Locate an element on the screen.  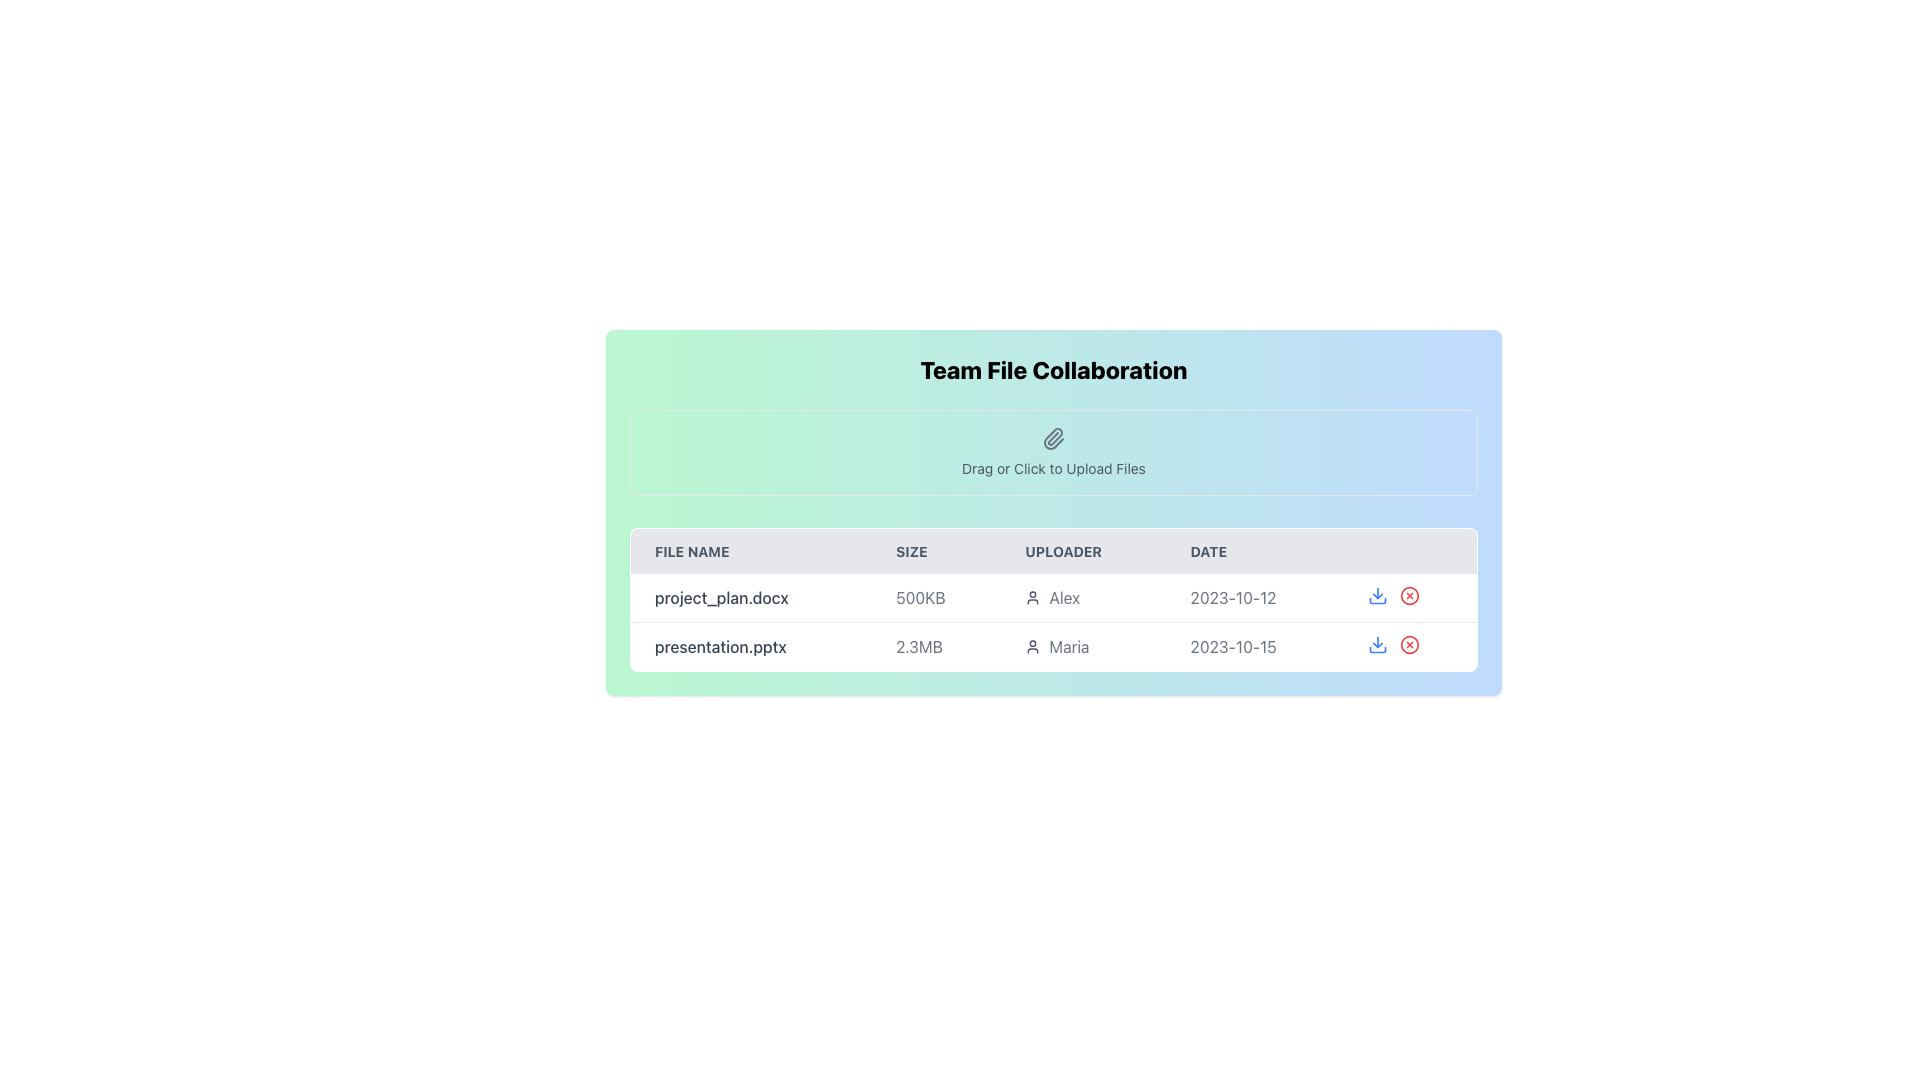
the static text displaying the date '2023-10-15' in the 'DATE' column of the second row, which is aligned to the left and is positioned between the uploader's name 'Maria' and a download icon is located at coordinates (1254, 647).